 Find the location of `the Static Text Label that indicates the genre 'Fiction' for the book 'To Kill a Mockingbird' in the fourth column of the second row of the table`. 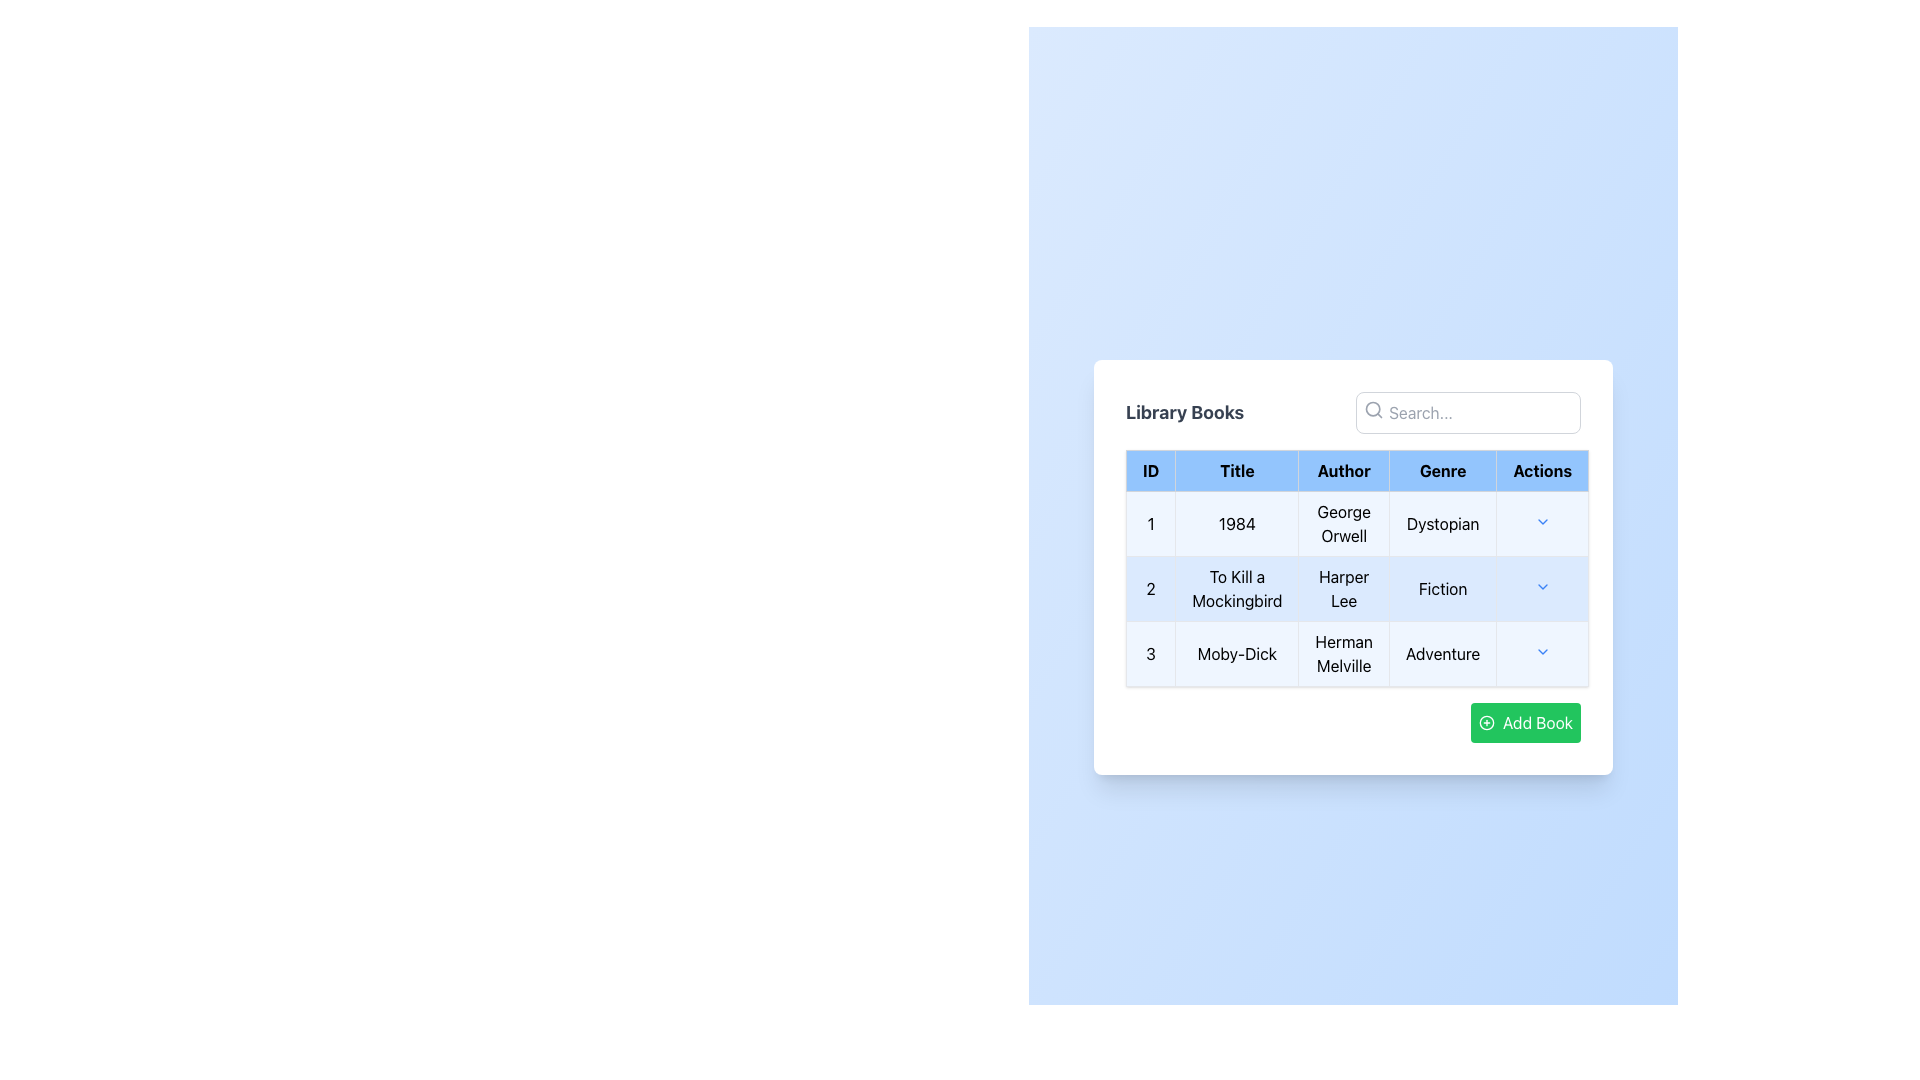

the Static Text Label that indicates the genre 'Fiction' for the book 'To Kill a Mockingbird' in the fourth column of the second row of the table is located at coordinates (1443, 587).